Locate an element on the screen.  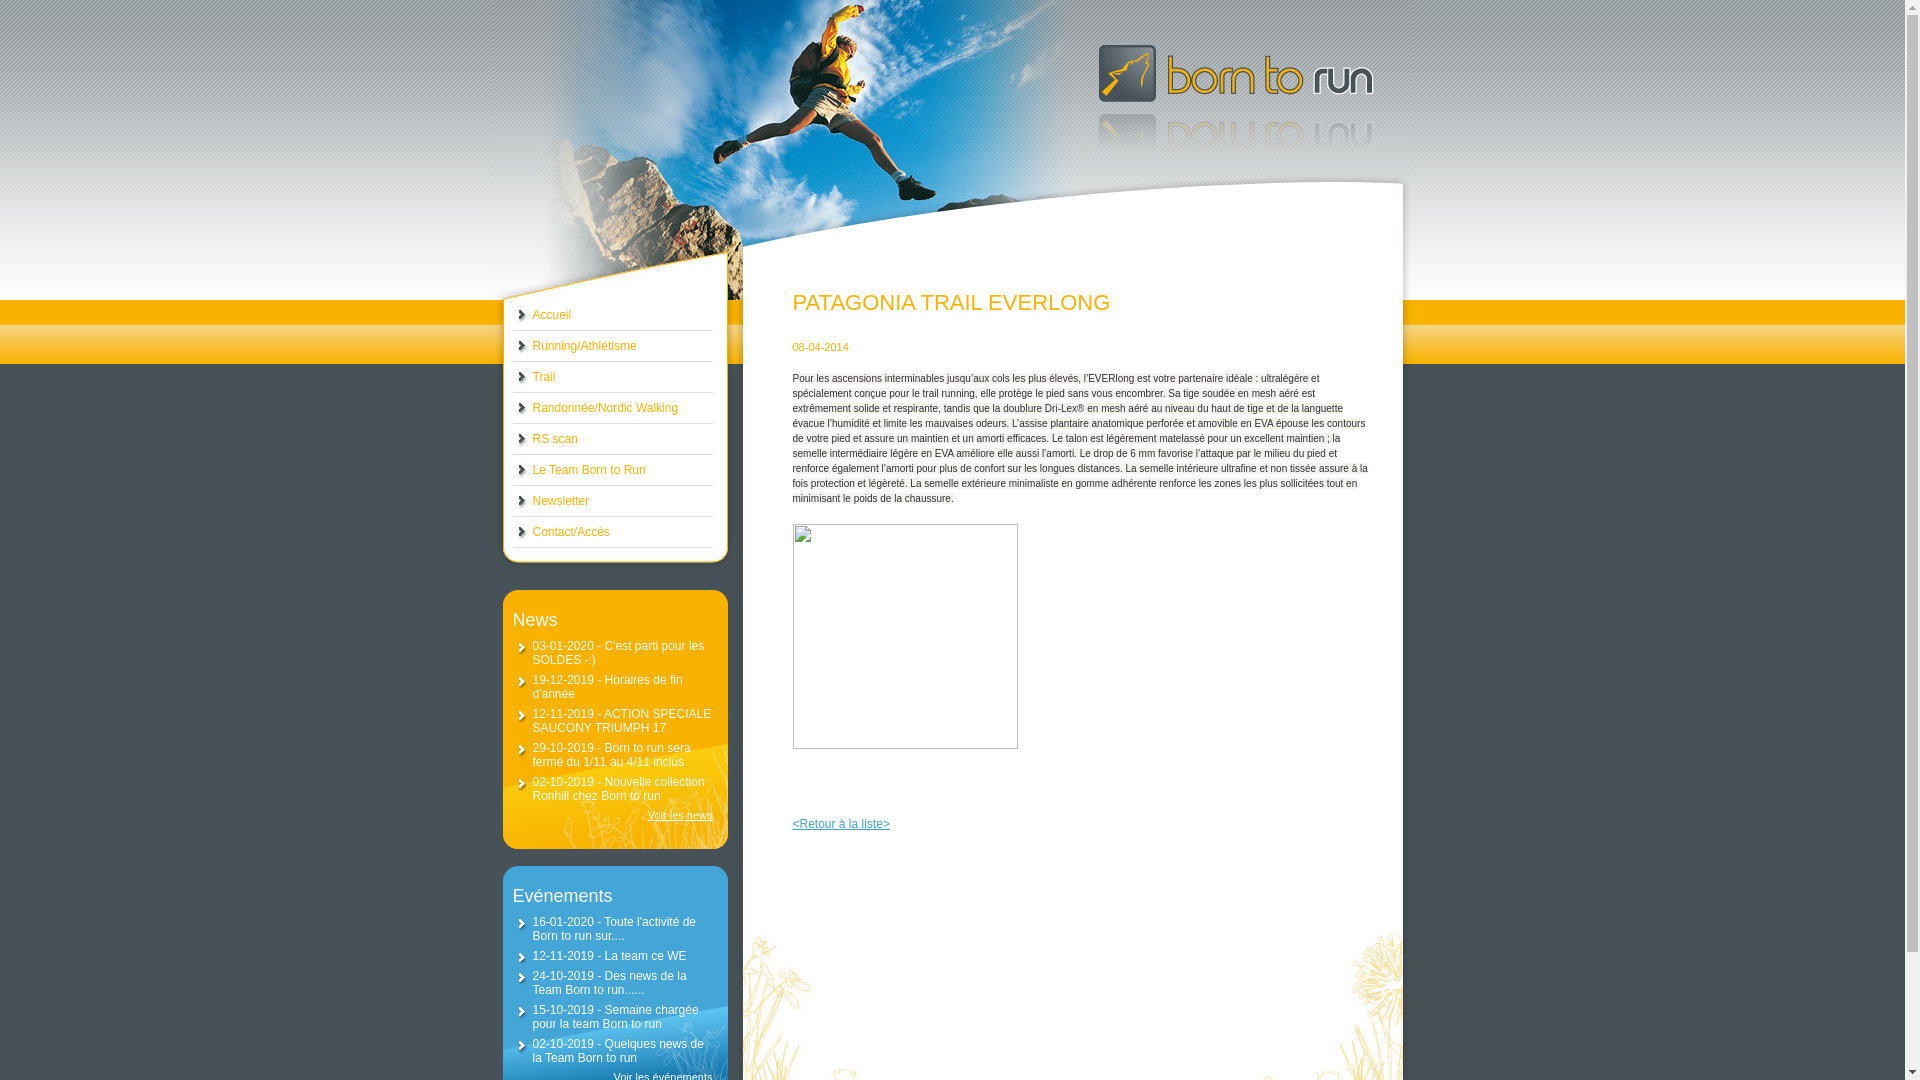
'12-11-2019 - ACTION SPECIALE SAUCONY TRIUMPH 17' is located at coordinates (620, 721).